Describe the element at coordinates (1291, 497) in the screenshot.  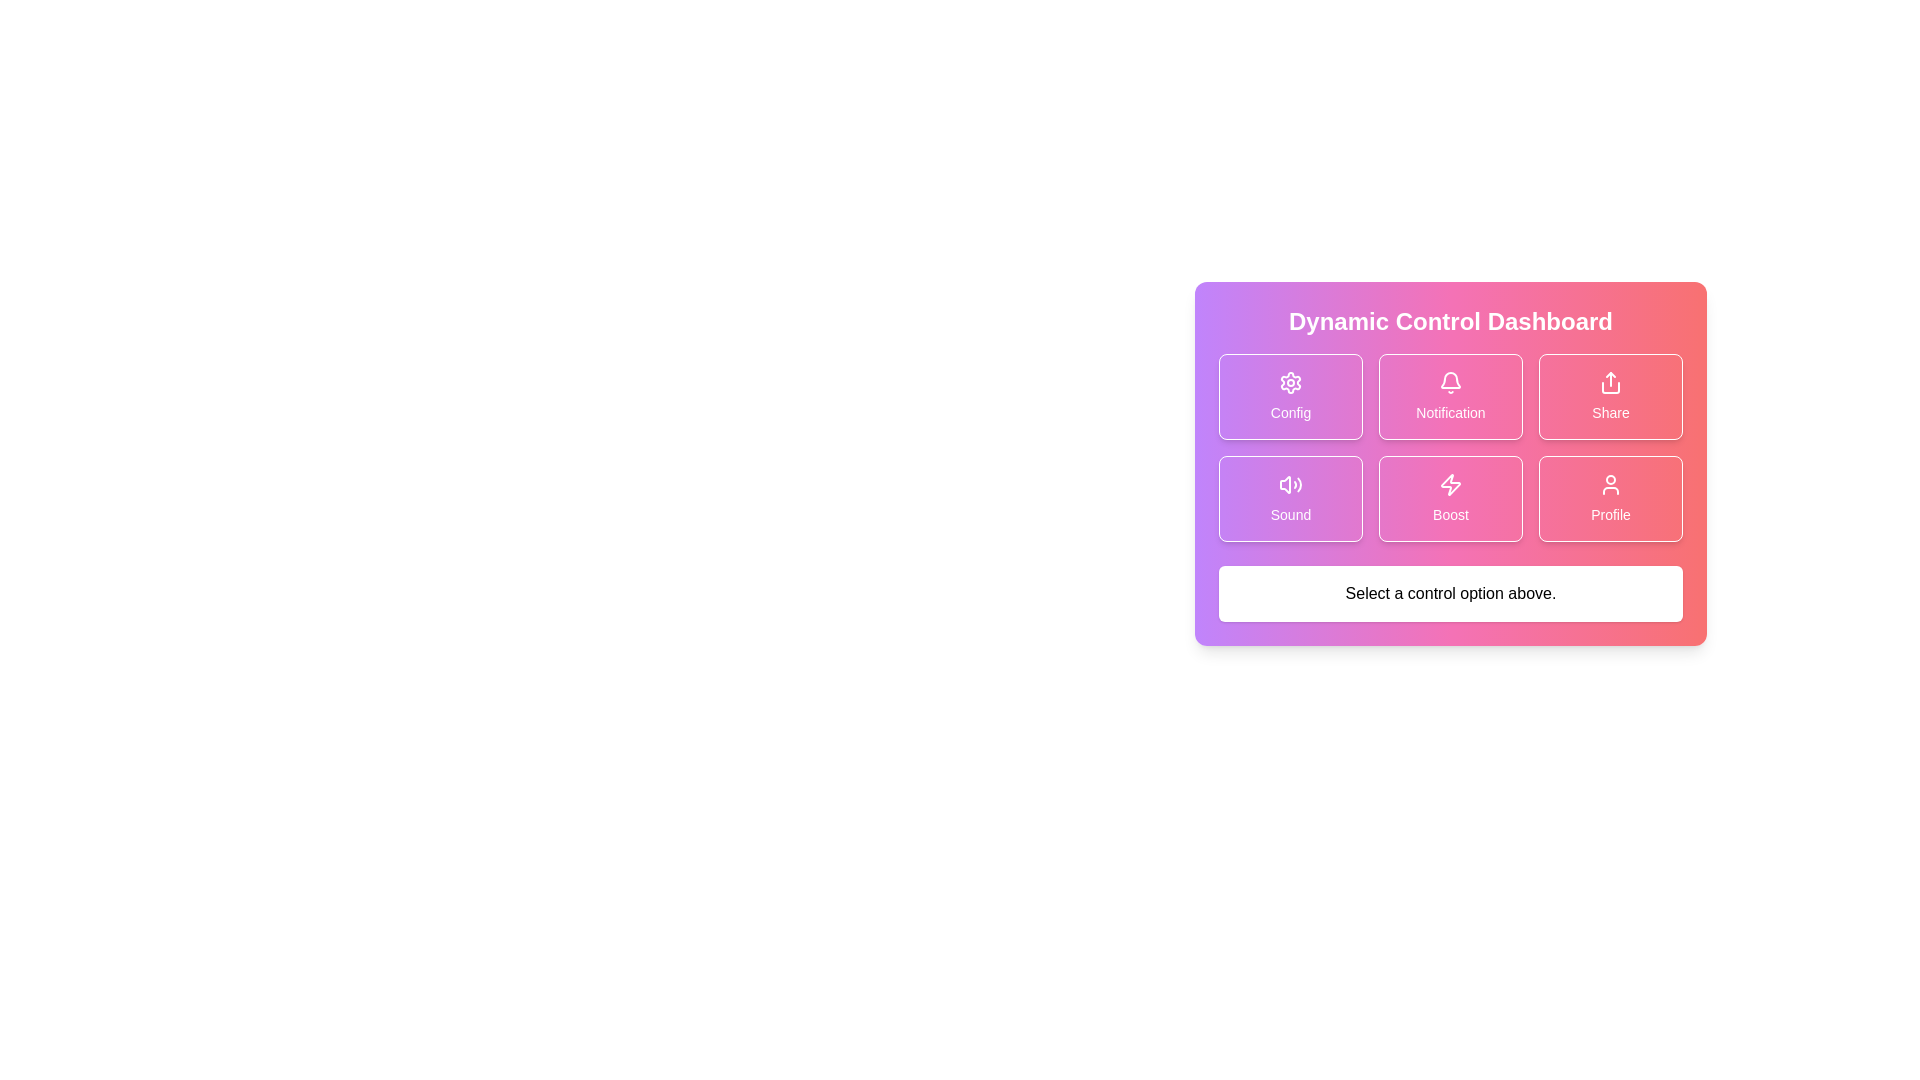
I see `the 'Sound' Button Card, which is a rectangular interactive card with a speaker icon and a label, located` at that location.